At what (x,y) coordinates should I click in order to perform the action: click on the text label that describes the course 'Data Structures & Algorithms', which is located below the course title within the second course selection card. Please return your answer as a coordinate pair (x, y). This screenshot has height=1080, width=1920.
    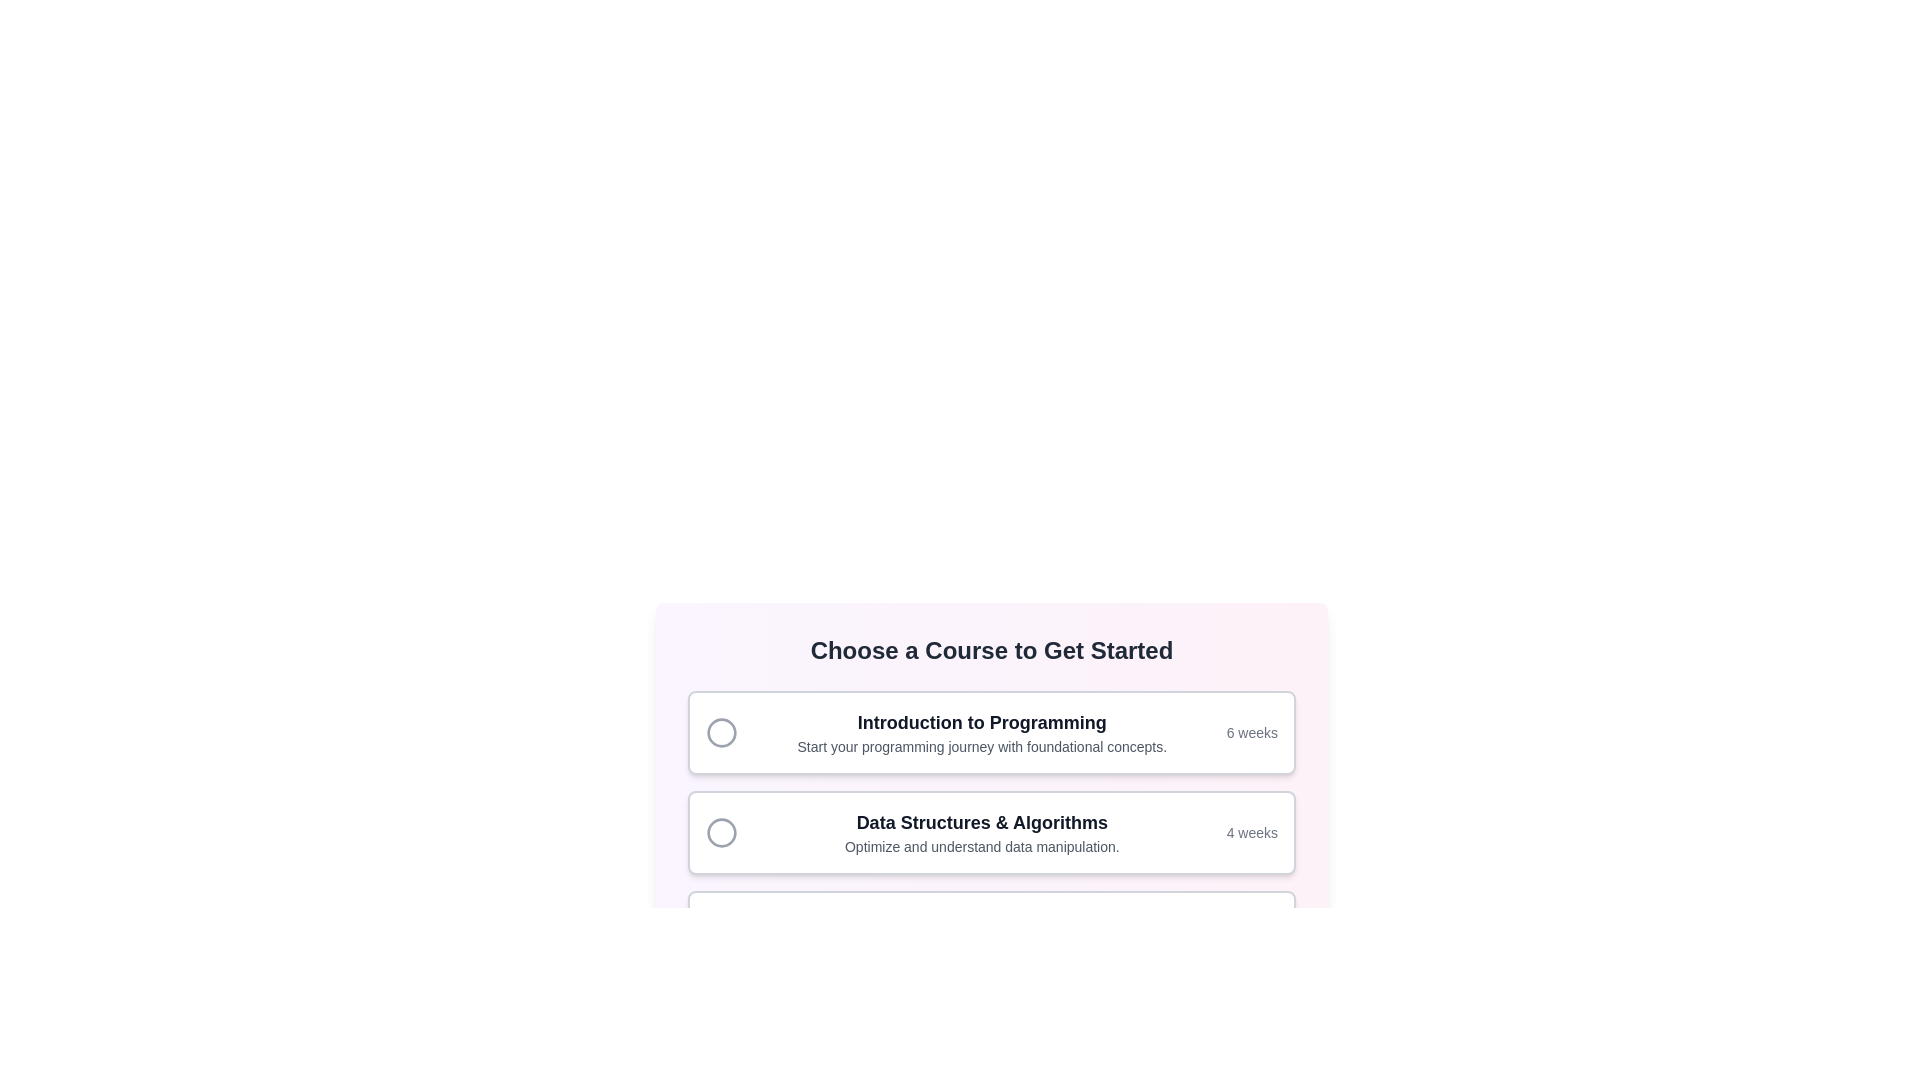
    Looking at the image, I should click on (982, 847).